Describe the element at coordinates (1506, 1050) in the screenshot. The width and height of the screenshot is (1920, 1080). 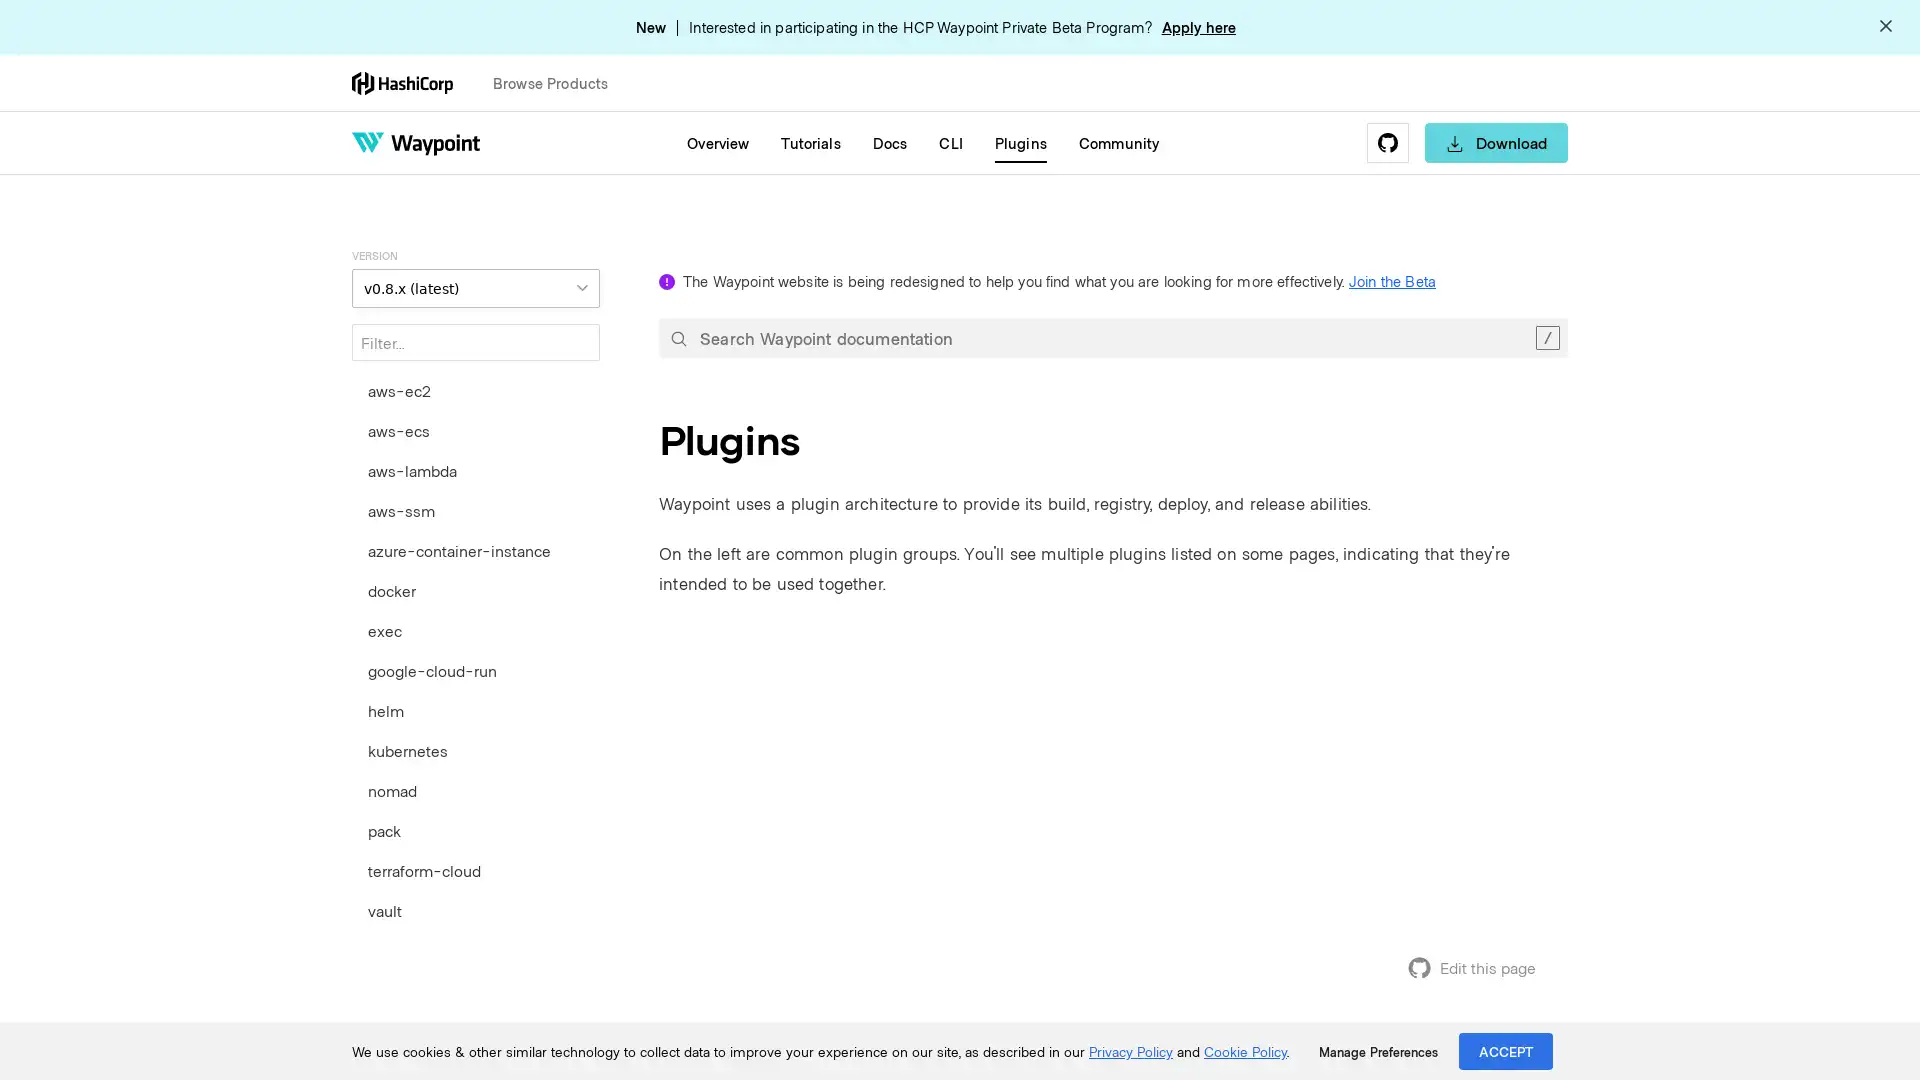
I see `ACCEPT` at that location.